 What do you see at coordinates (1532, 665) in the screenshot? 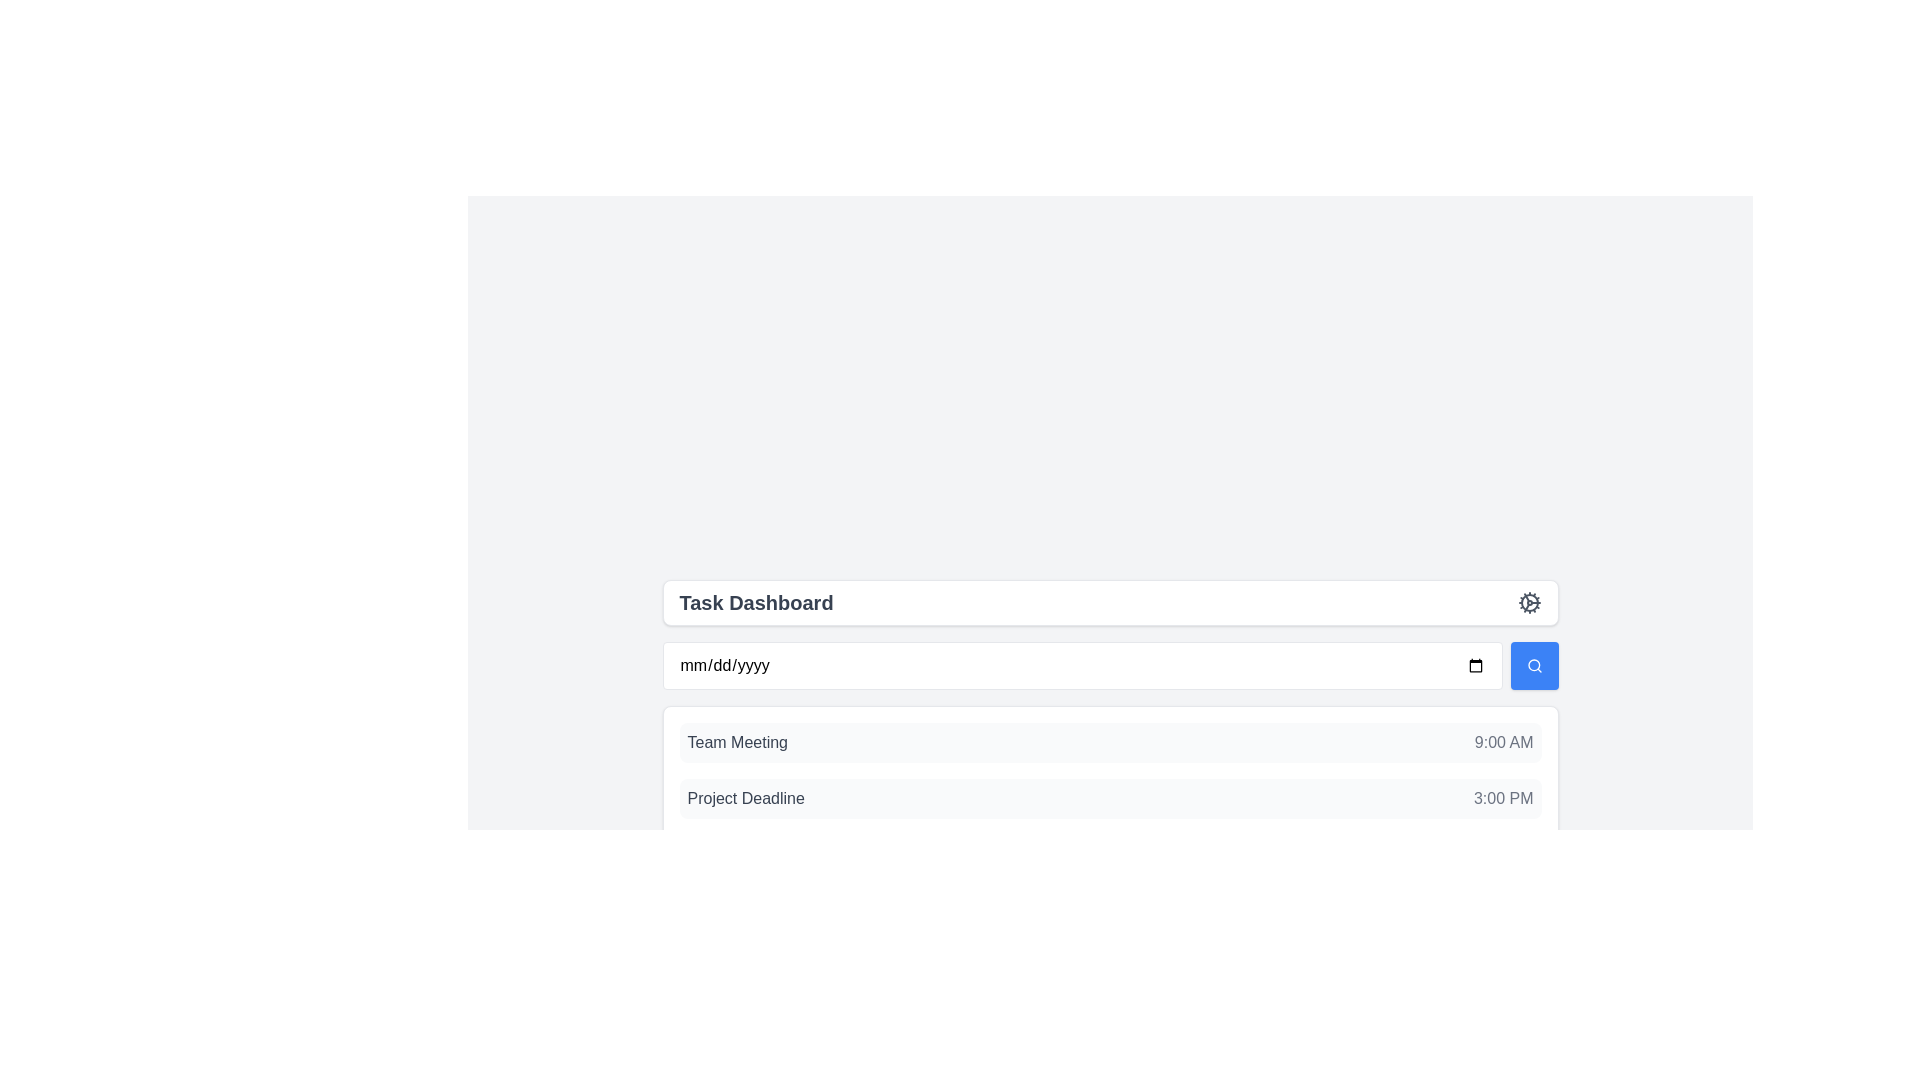
I see `the Decorative SVG component that is part of a blue square-shaped button, which is located to the right of the date input field and includes a calendar icon` at bounding box center [1532, 665].